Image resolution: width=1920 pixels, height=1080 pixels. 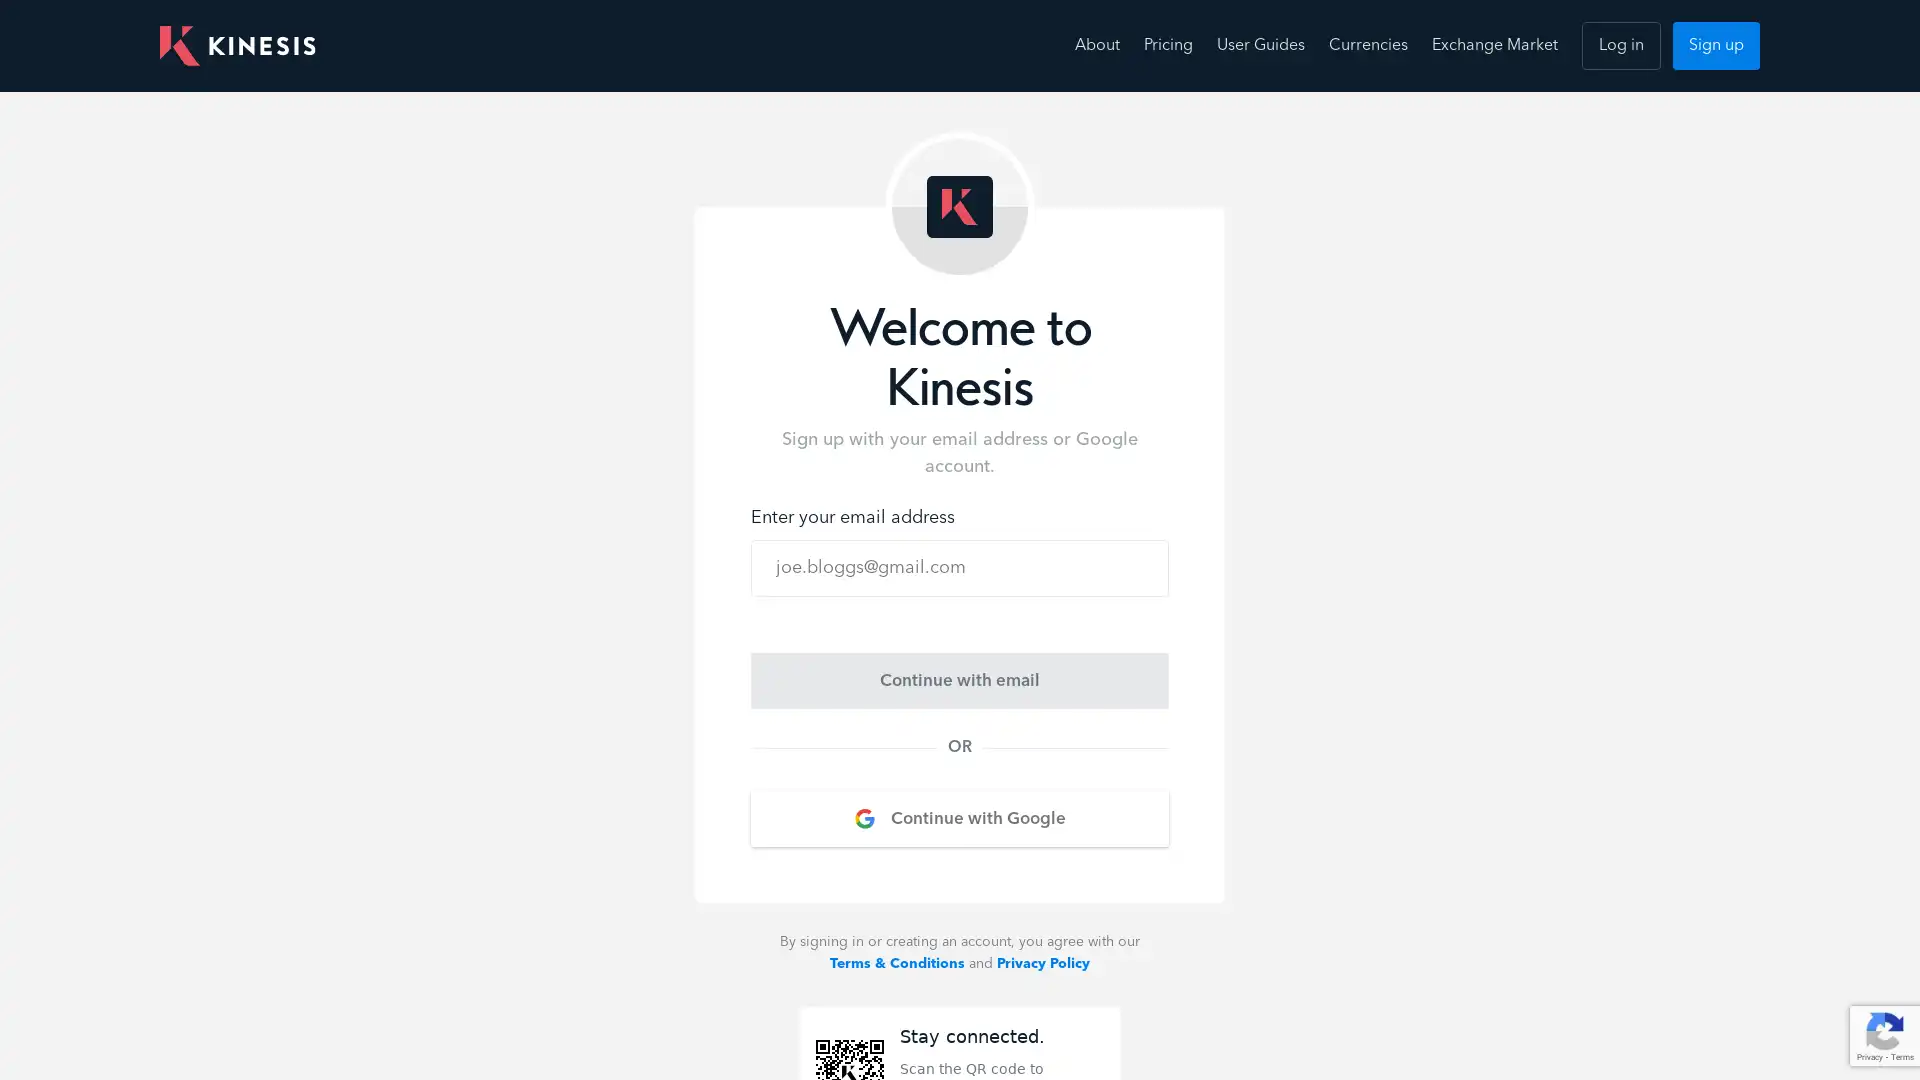 What do you see at coordinates (1715, 45) in the screenshot?
I see `Sign up` at bounding box center [1715, 45].